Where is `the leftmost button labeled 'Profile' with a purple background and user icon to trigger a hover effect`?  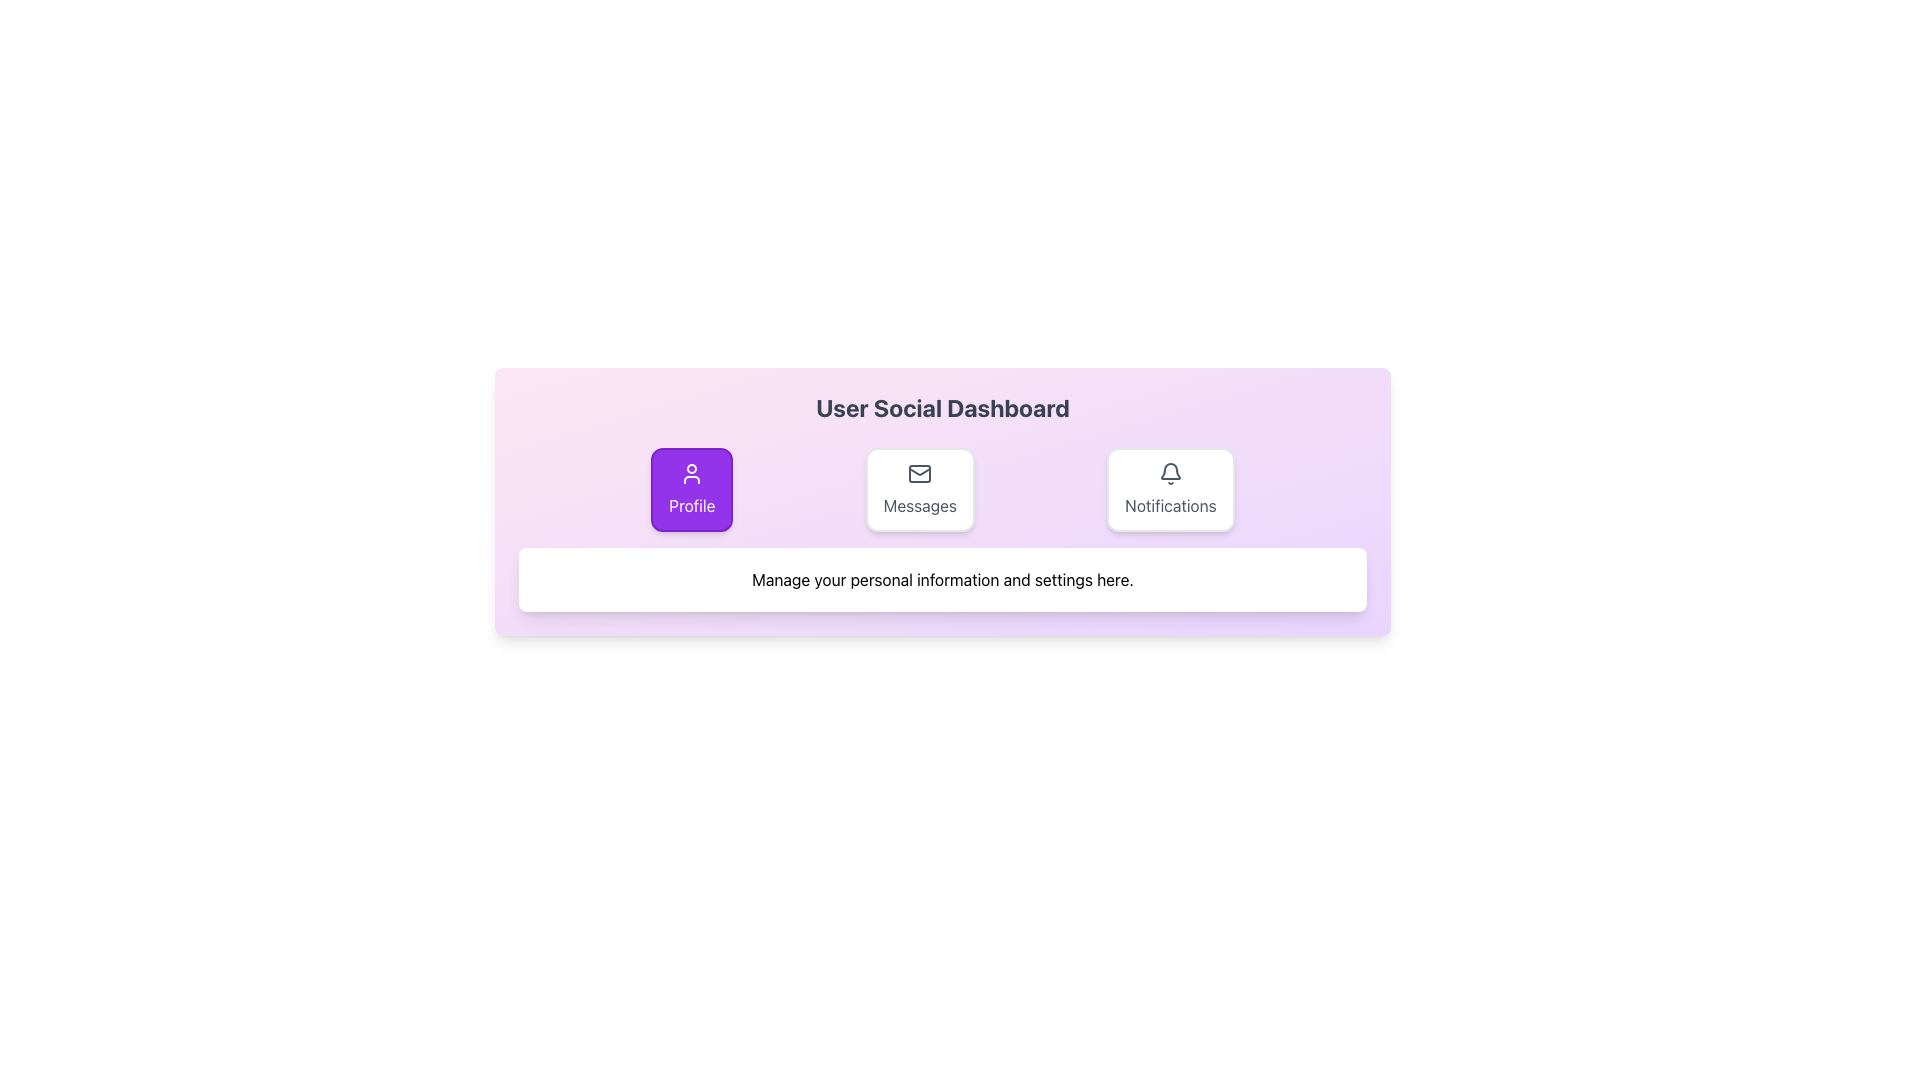
the leftmost button labeled 'Profile' with a purple background and user icon to trigger a hover effect is located at coordinates (692, 489).